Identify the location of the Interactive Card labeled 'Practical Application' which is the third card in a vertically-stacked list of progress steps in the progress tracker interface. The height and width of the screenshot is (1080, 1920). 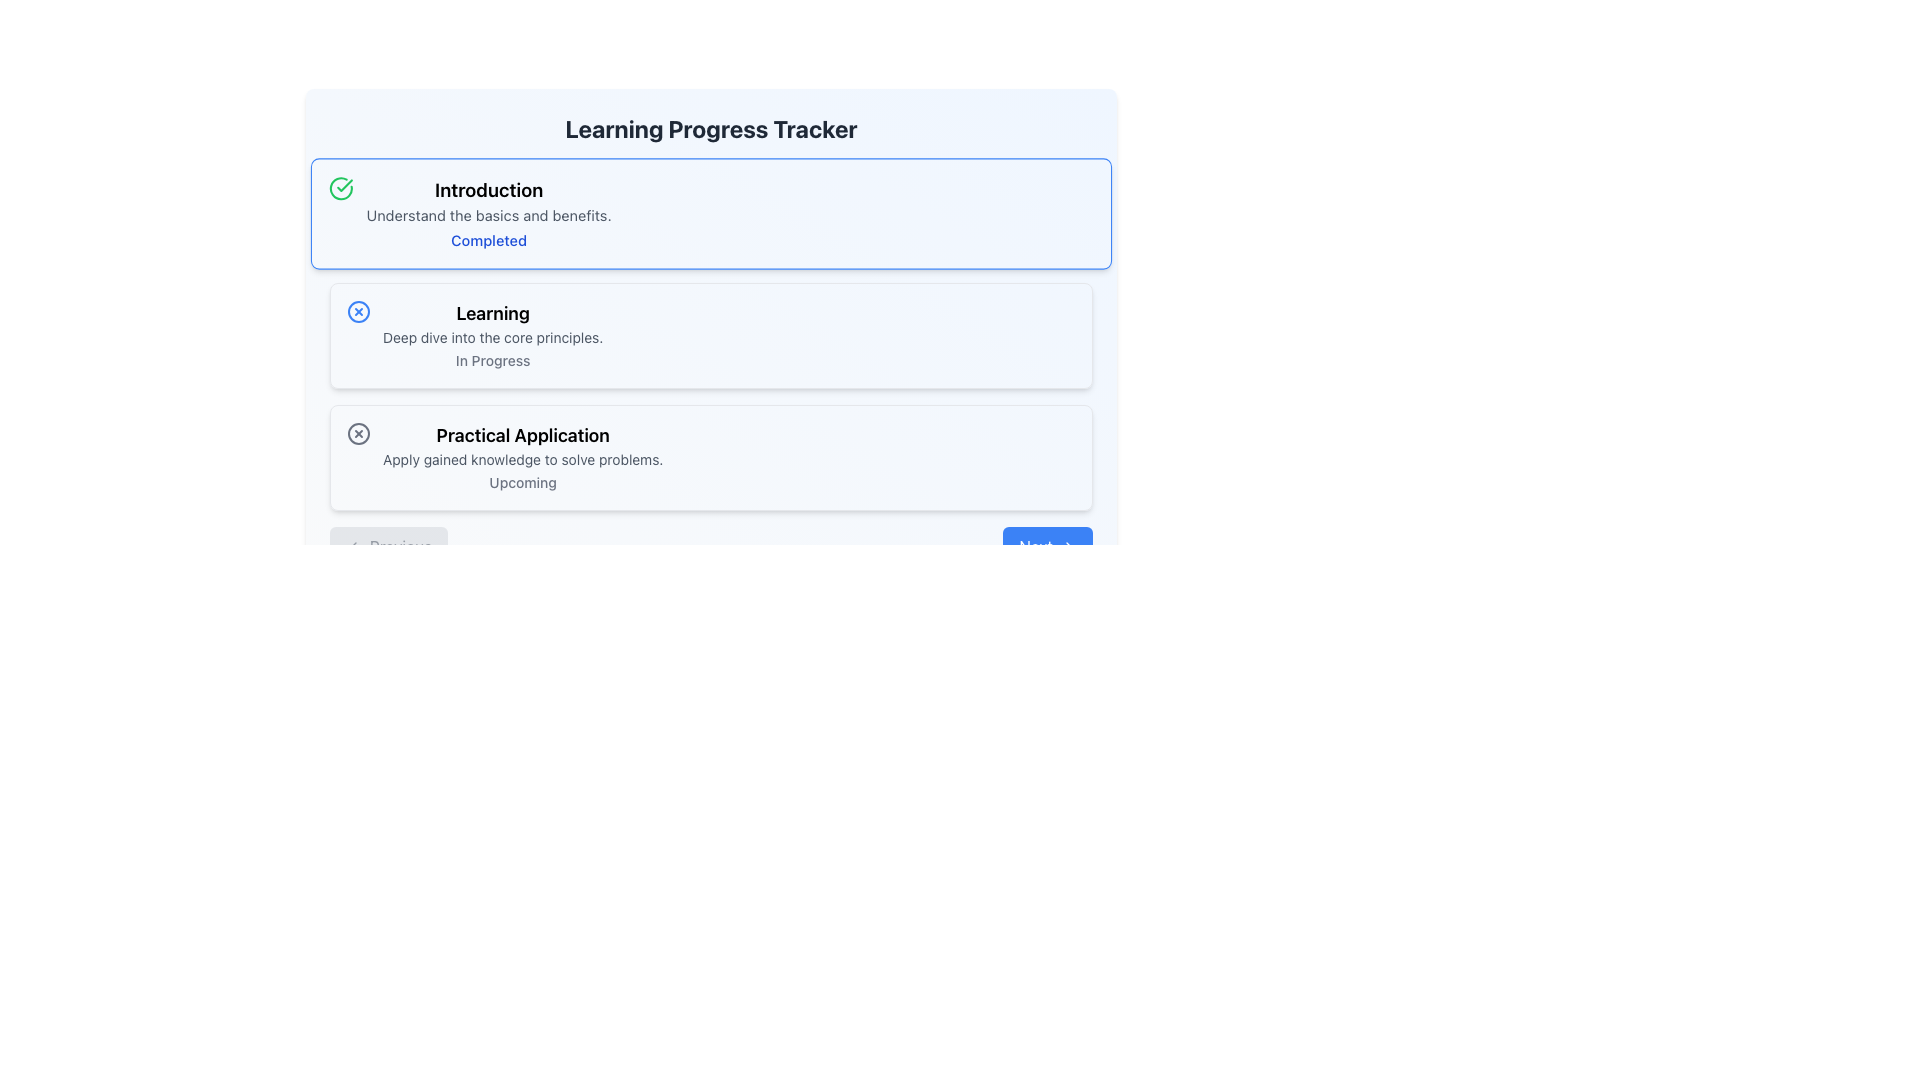
(711, 458).